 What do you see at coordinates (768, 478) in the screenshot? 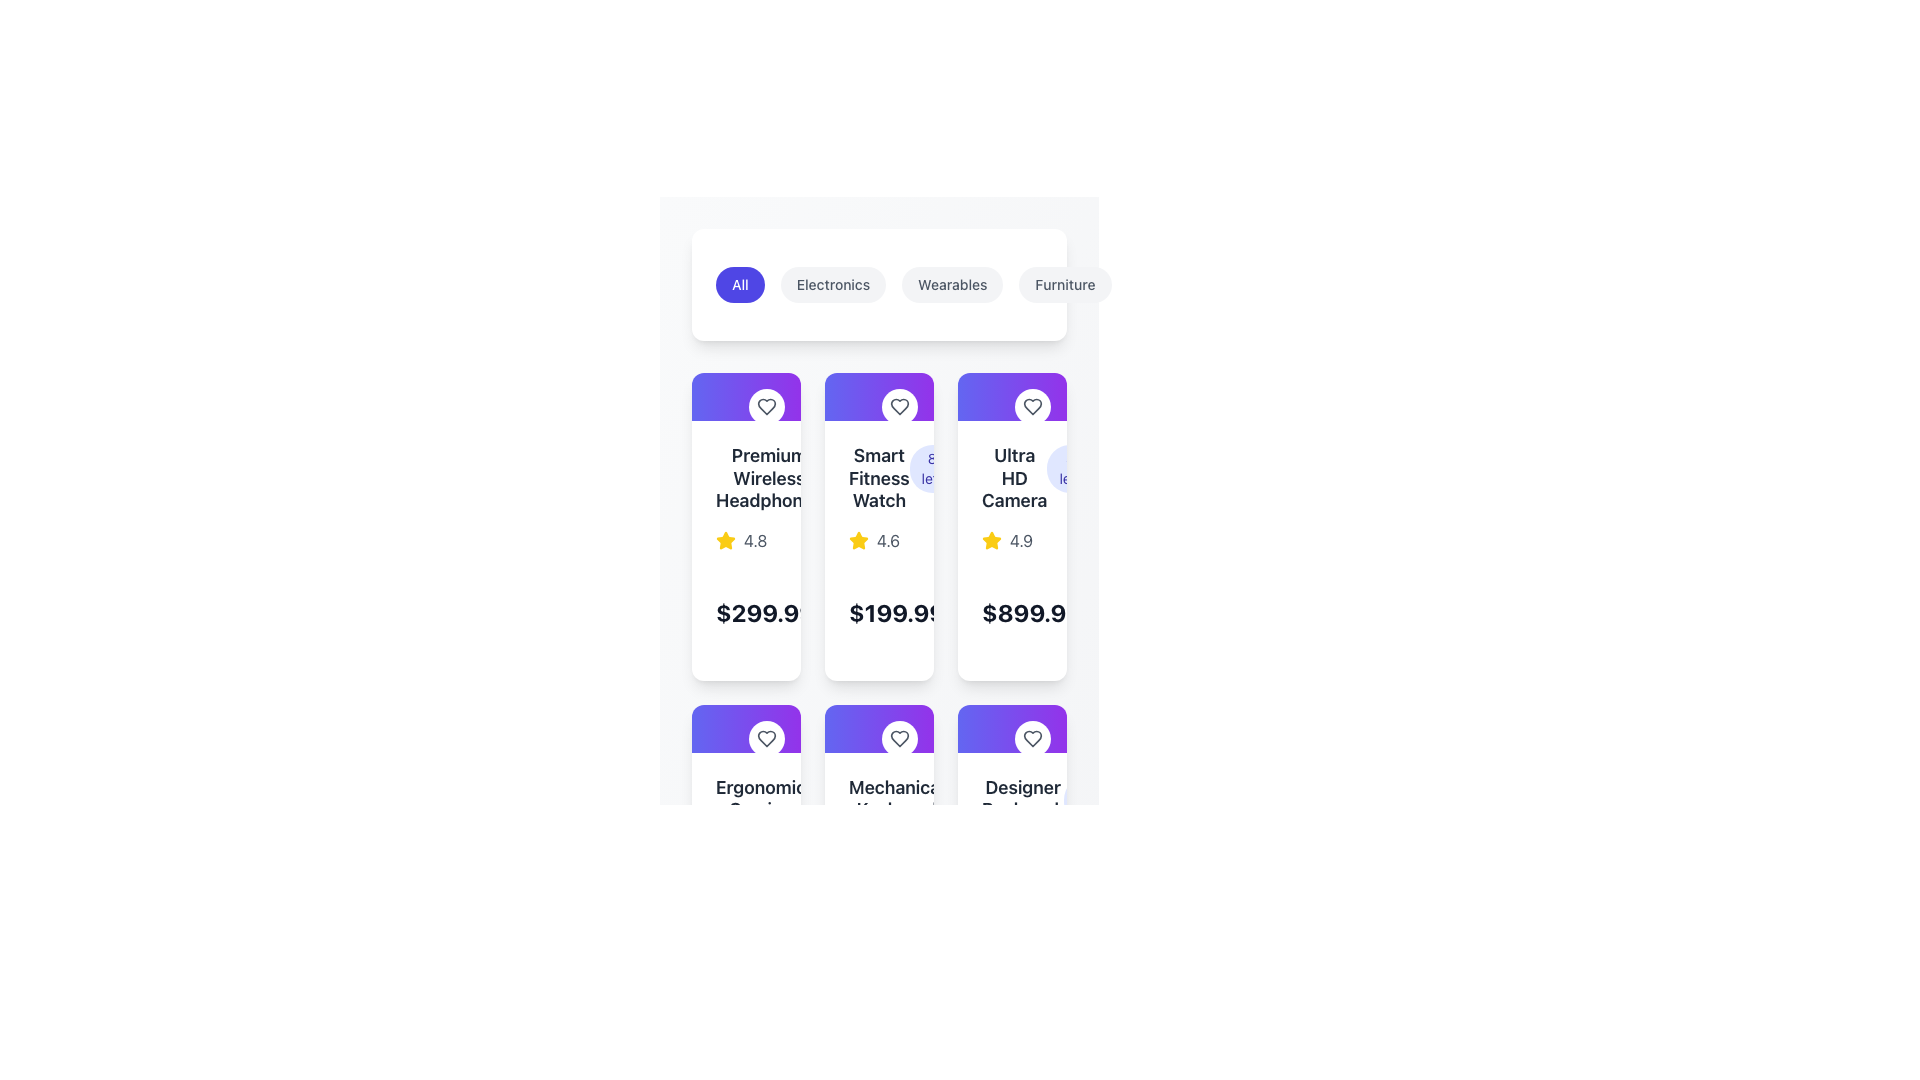
I see `the text label displaying the product name in the first product card of the grid, located near the top-left corner` at bounding box center [768, 478].